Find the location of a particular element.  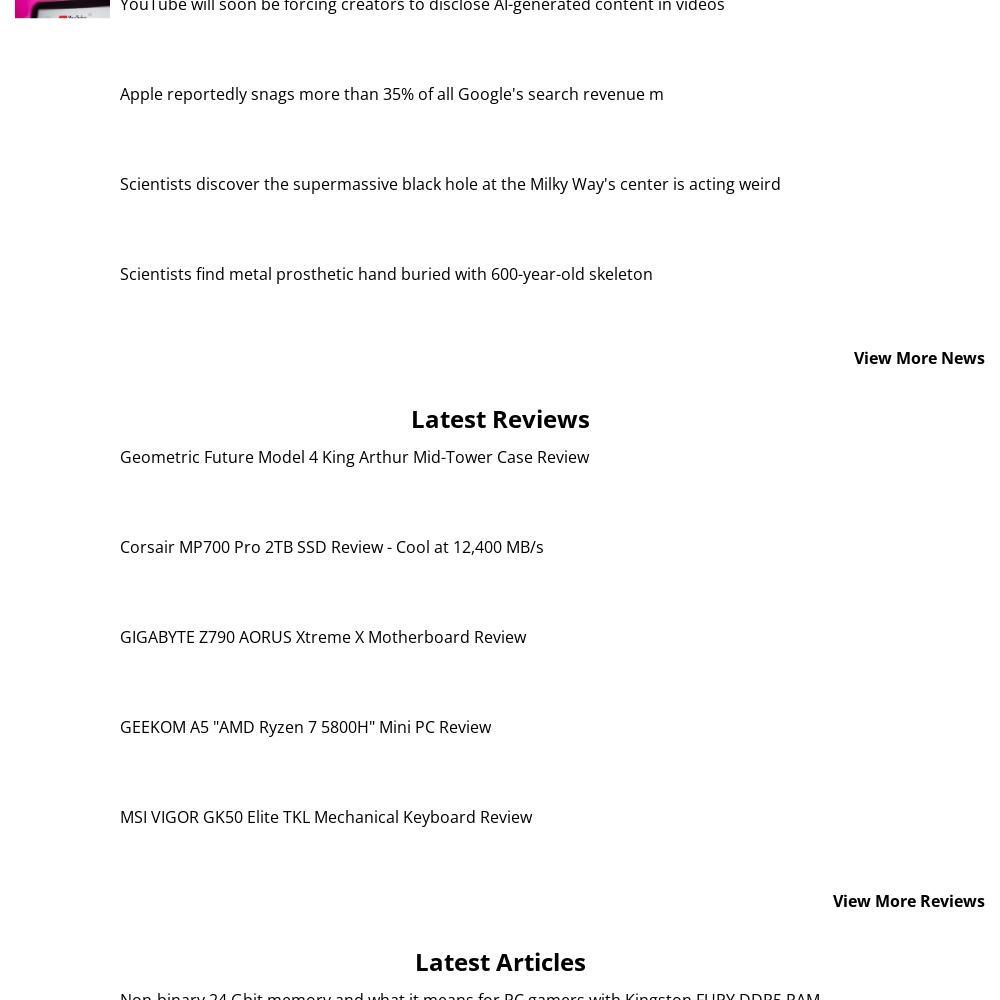

'MSI VIGOR GK50 Elite TKL Mechanical Keyboard Review' is located at coordinates (119, 815).